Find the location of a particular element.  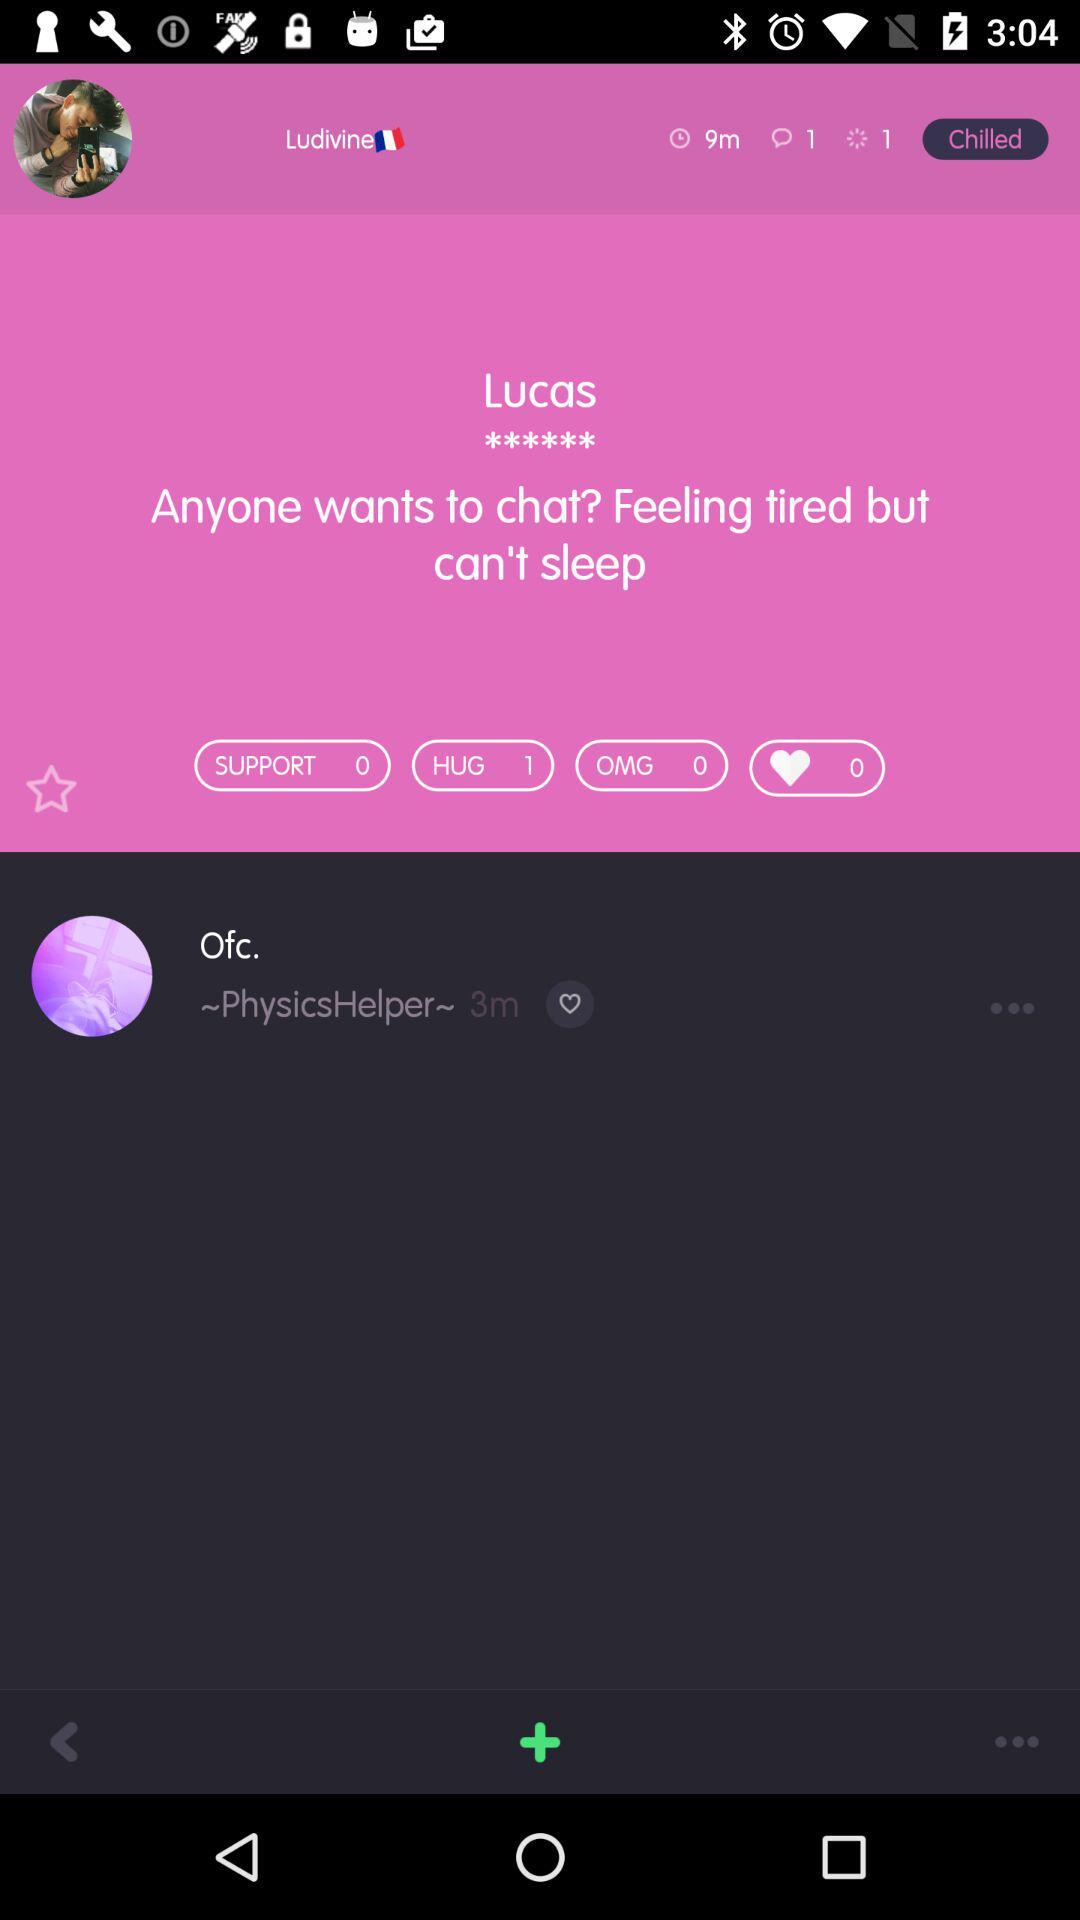

the icon above lucas anyone wants item is located at coordinates (284, 138).